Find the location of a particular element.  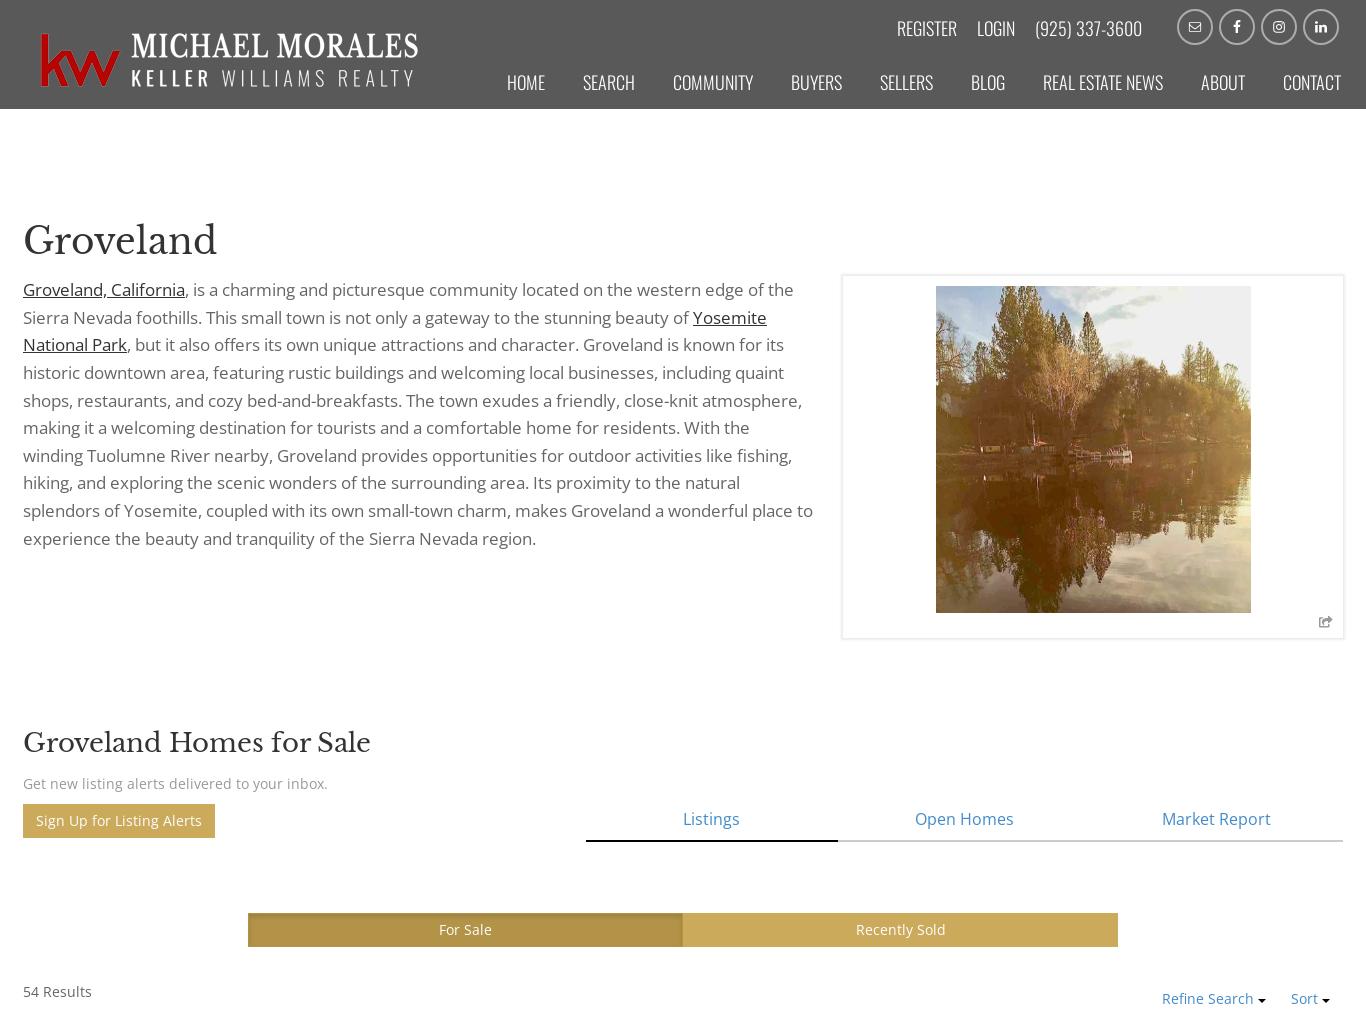

'Contact' is located at coordinates (1311, 82).